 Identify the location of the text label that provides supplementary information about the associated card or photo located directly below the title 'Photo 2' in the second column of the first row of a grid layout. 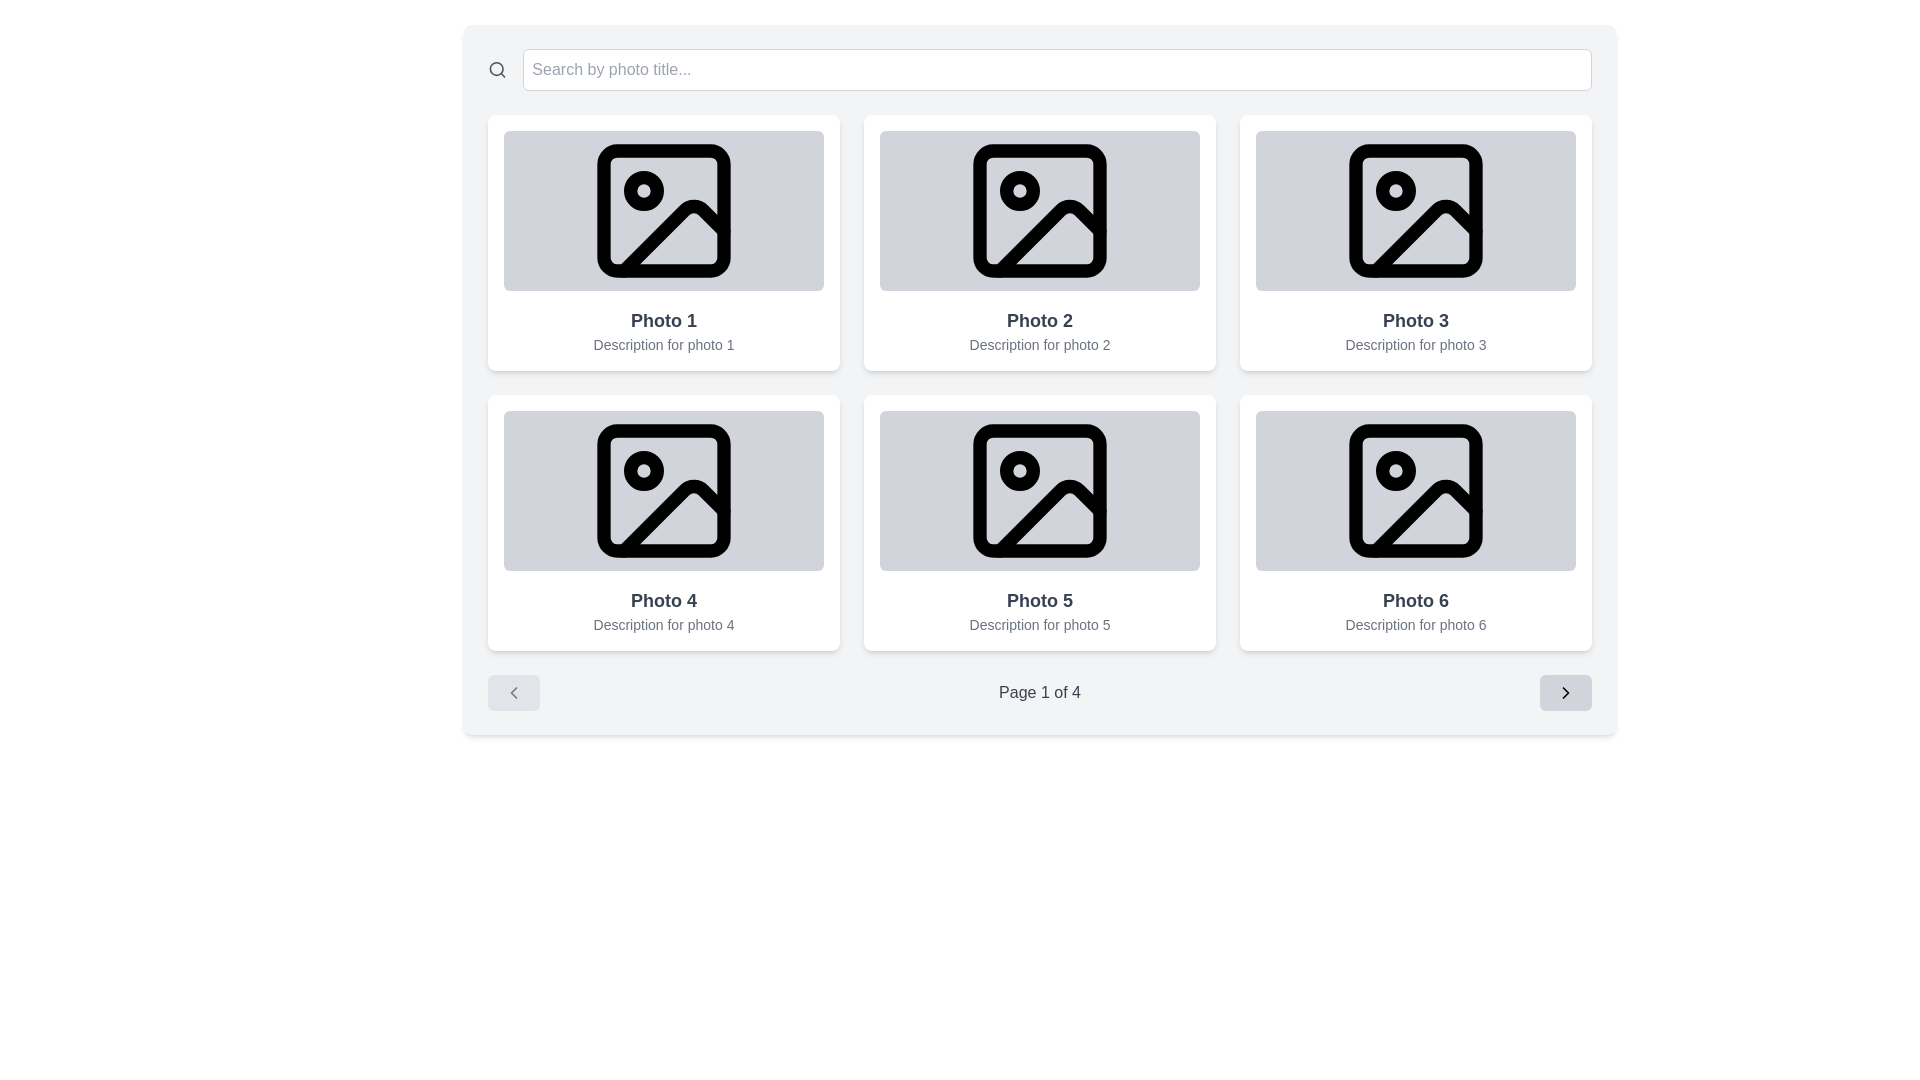
(1040, 343).